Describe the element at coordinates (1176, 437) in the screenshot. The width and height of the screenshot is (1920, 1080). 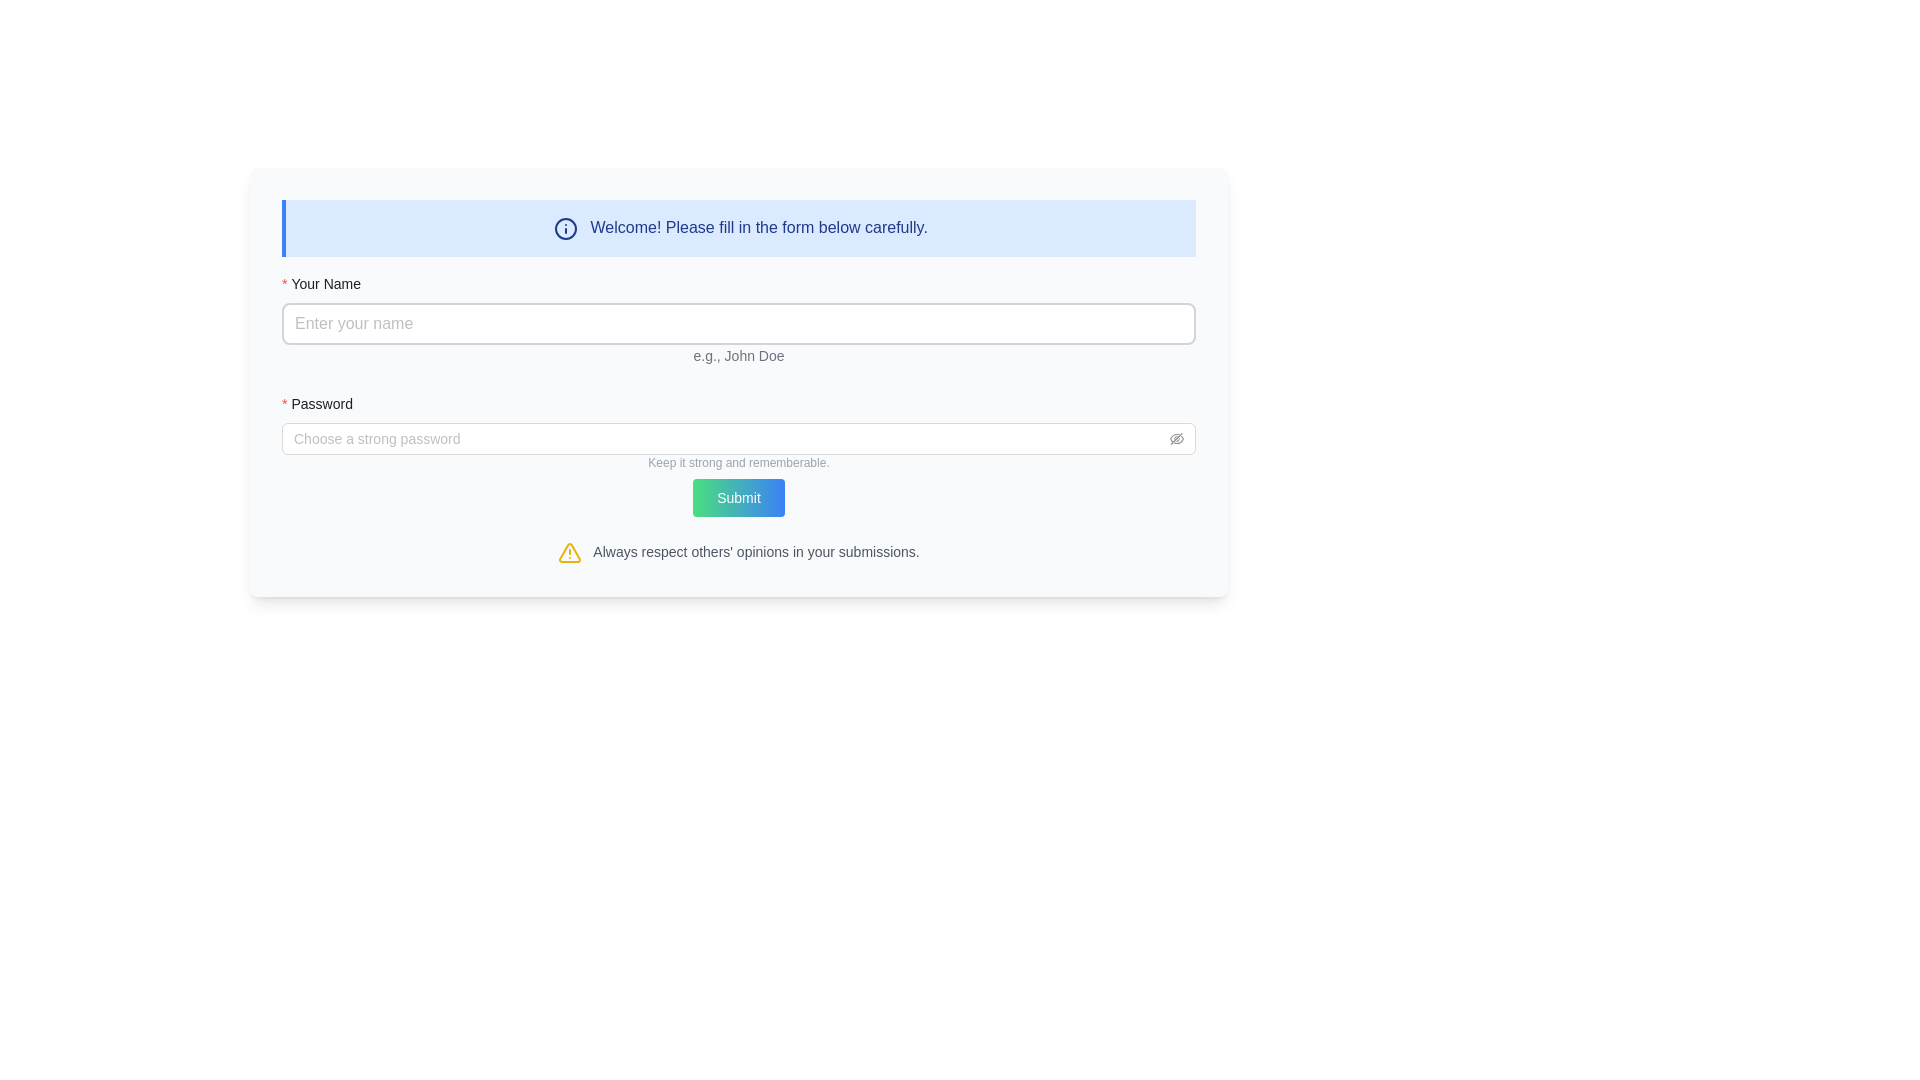
I see `the small red 'eye' icon with a strikethrough, indicating a concealed state, located inside the password input field to the right side` at that location.